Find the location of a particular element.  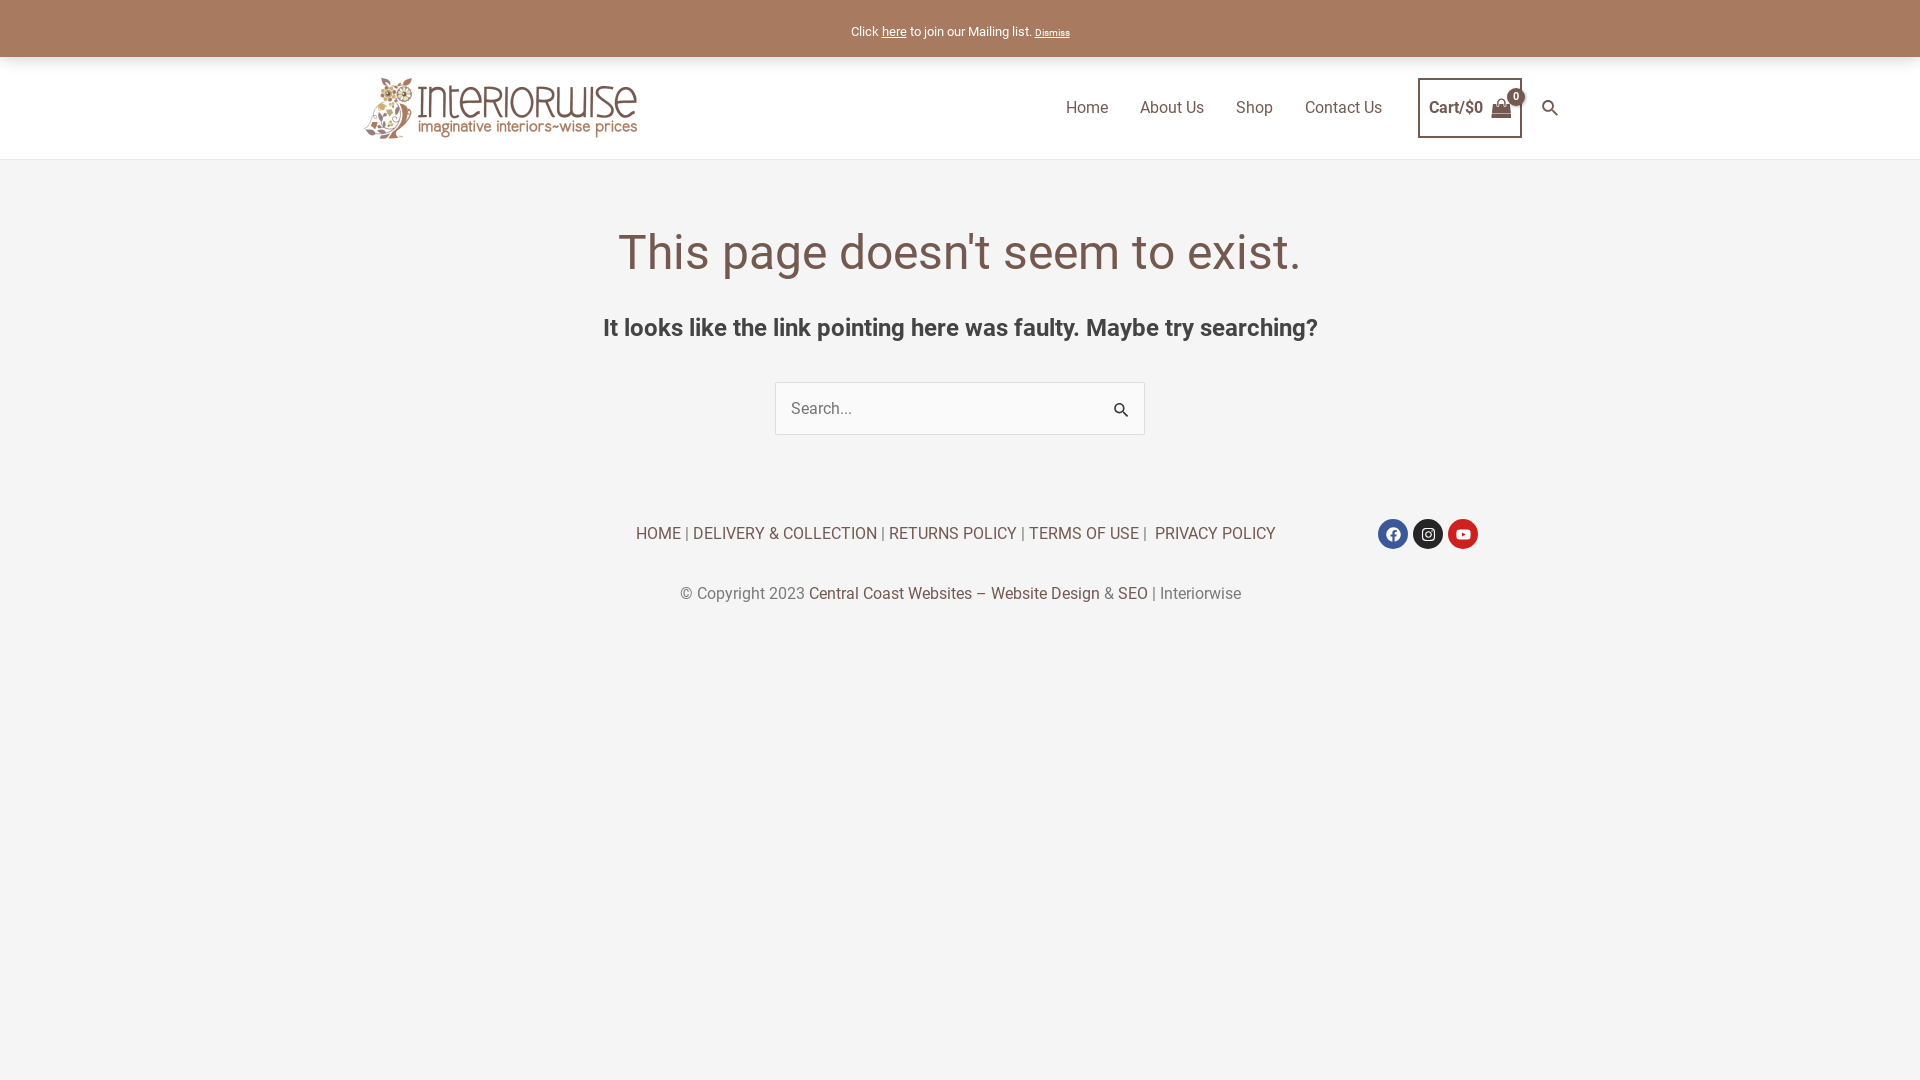

'Search' is located at coordinates (1098, 402).